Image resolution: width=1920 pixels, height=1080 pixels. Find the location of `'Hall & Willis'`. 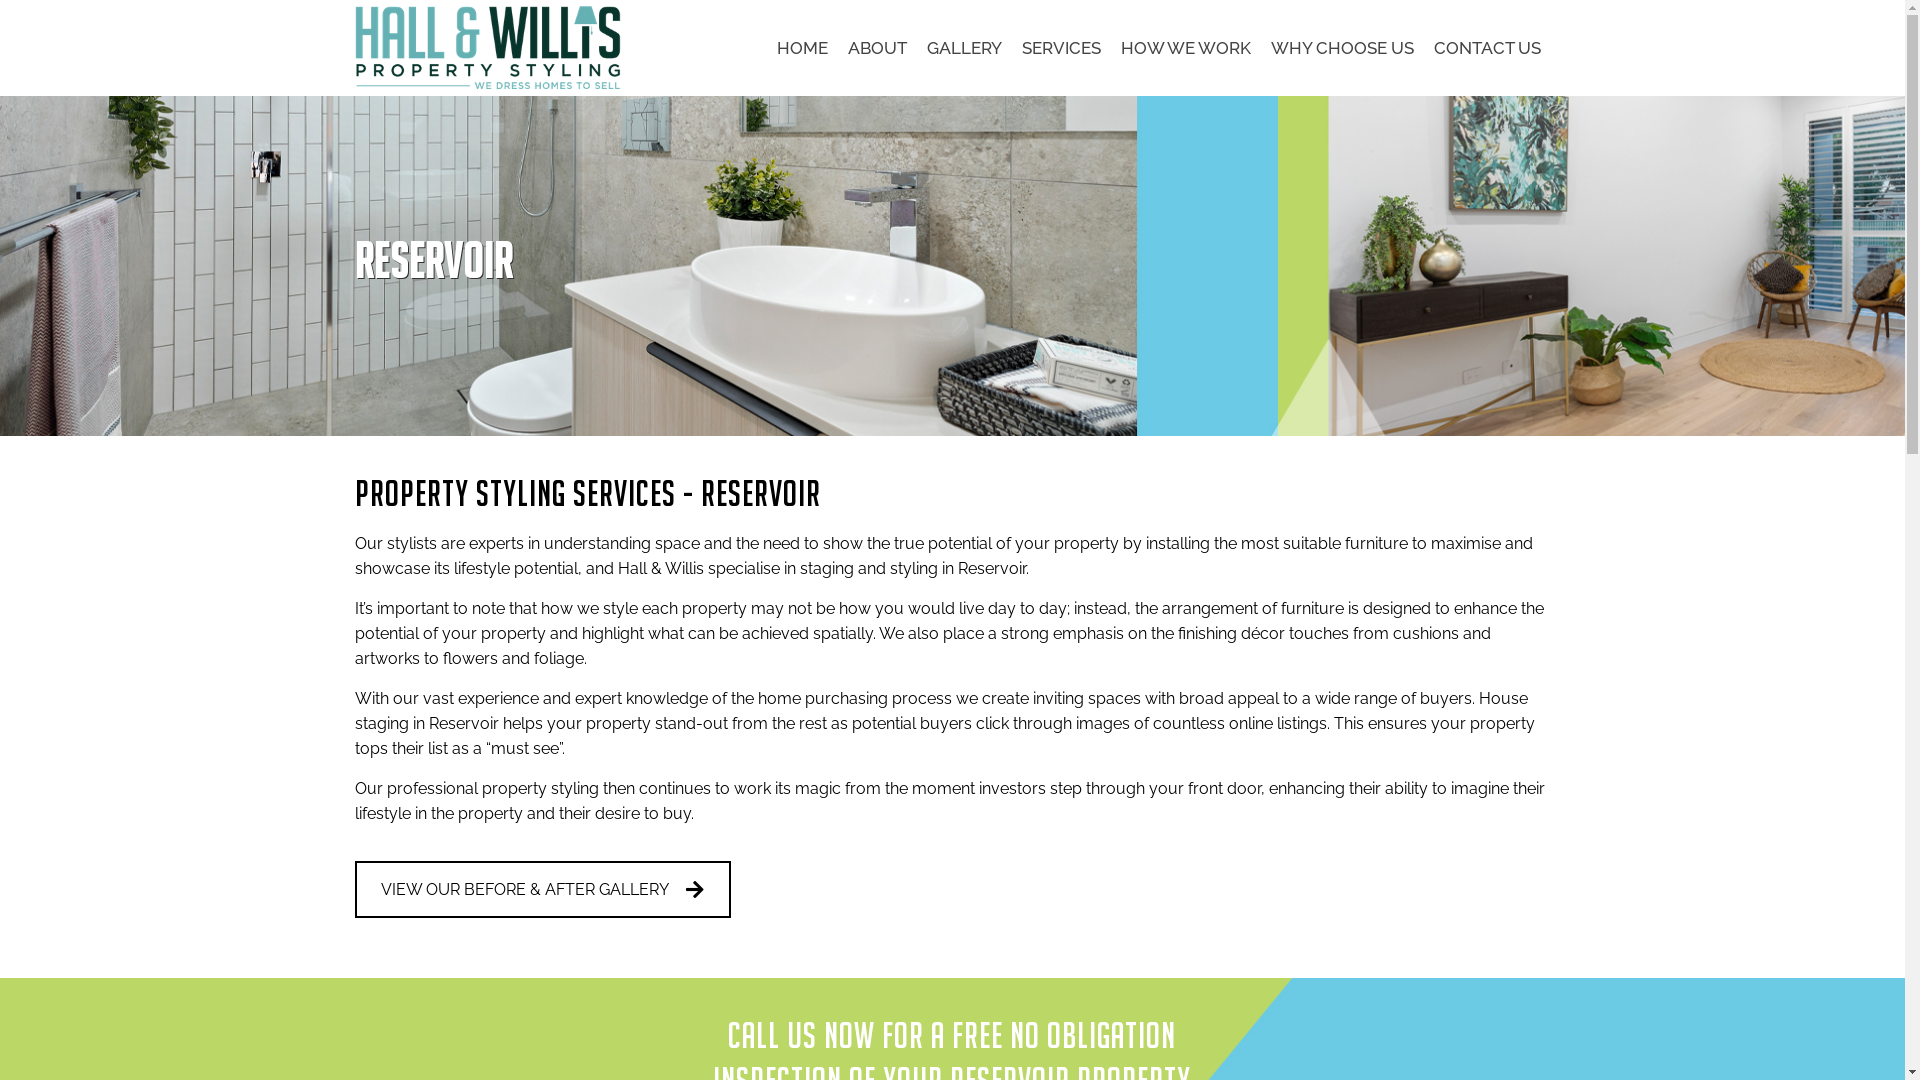

'Hall & Willis' is located at coordinates (489, 46).